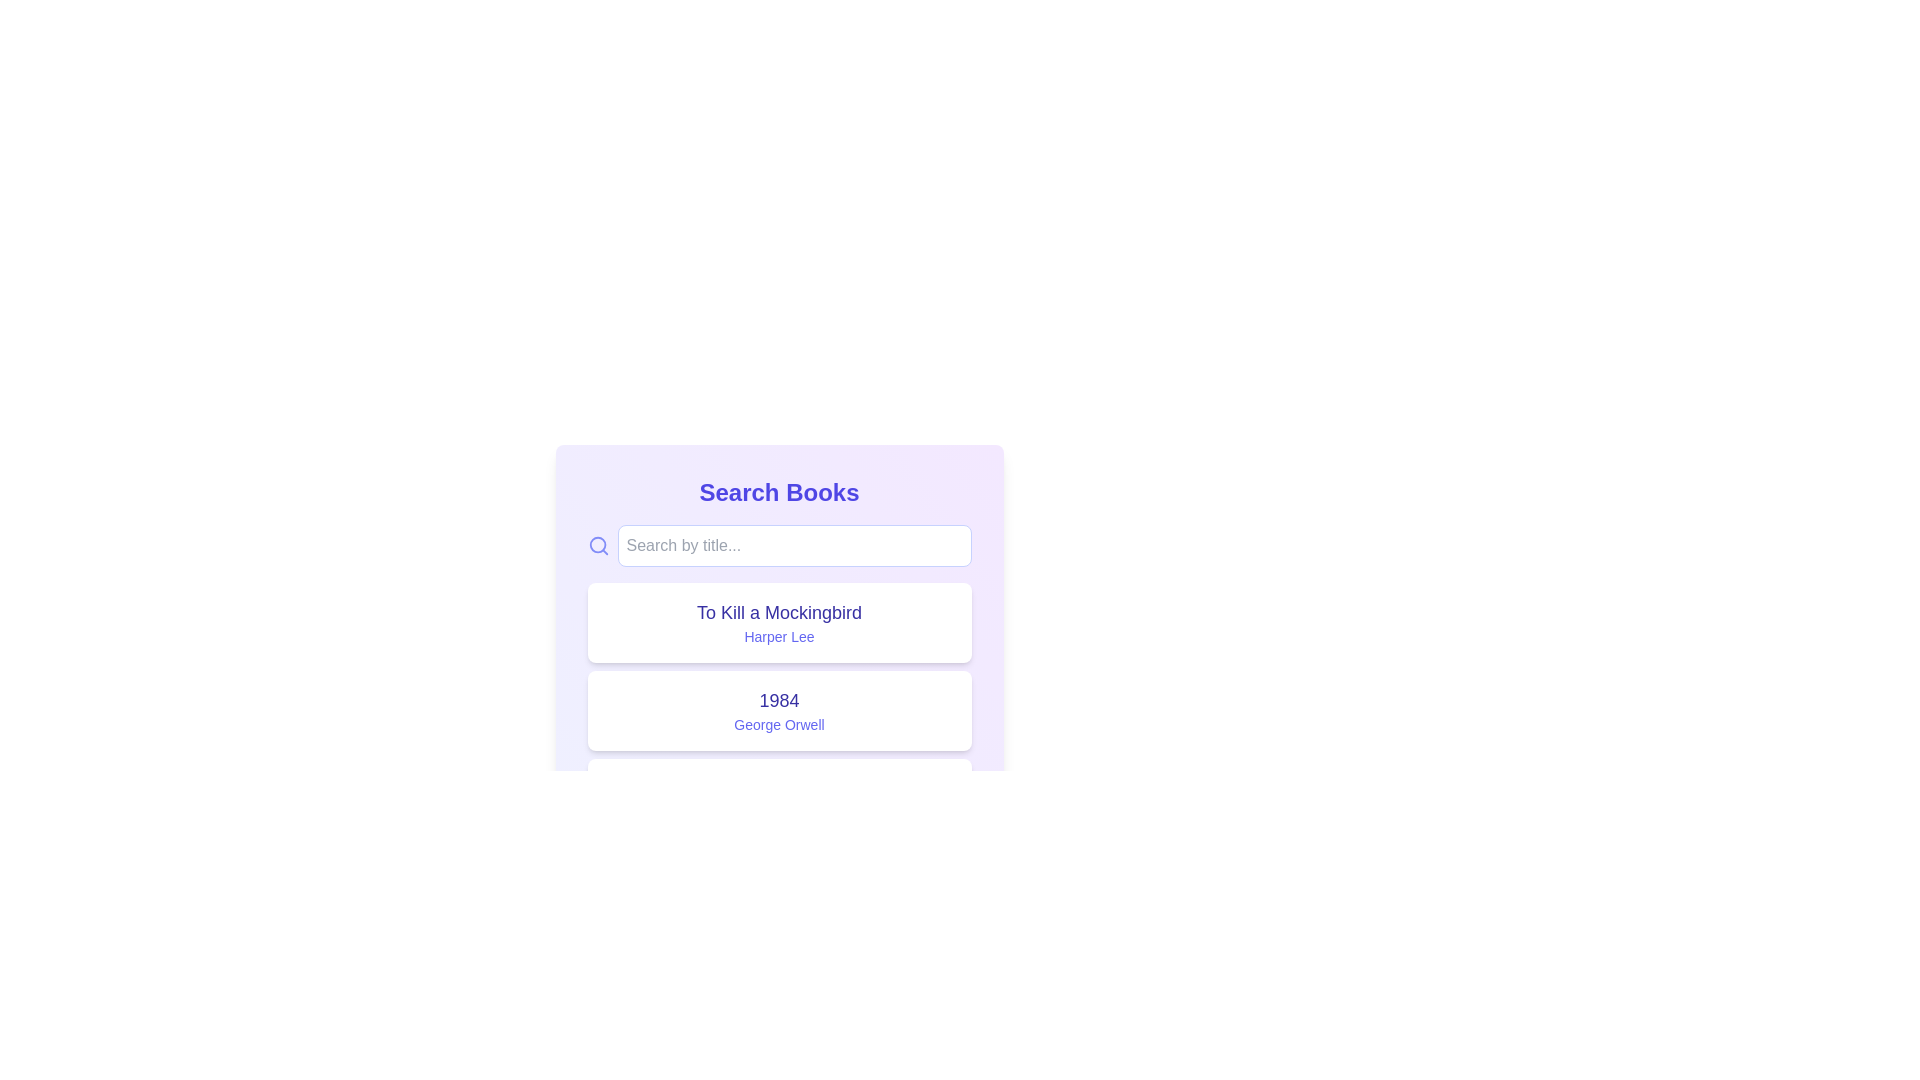 This screenshot has width=1920, height=1080. Describe the element at coordinates (597, 546) in the screenshot. I see `the search icon located in the upper-left section of the 'Search Books' interface` at that location.